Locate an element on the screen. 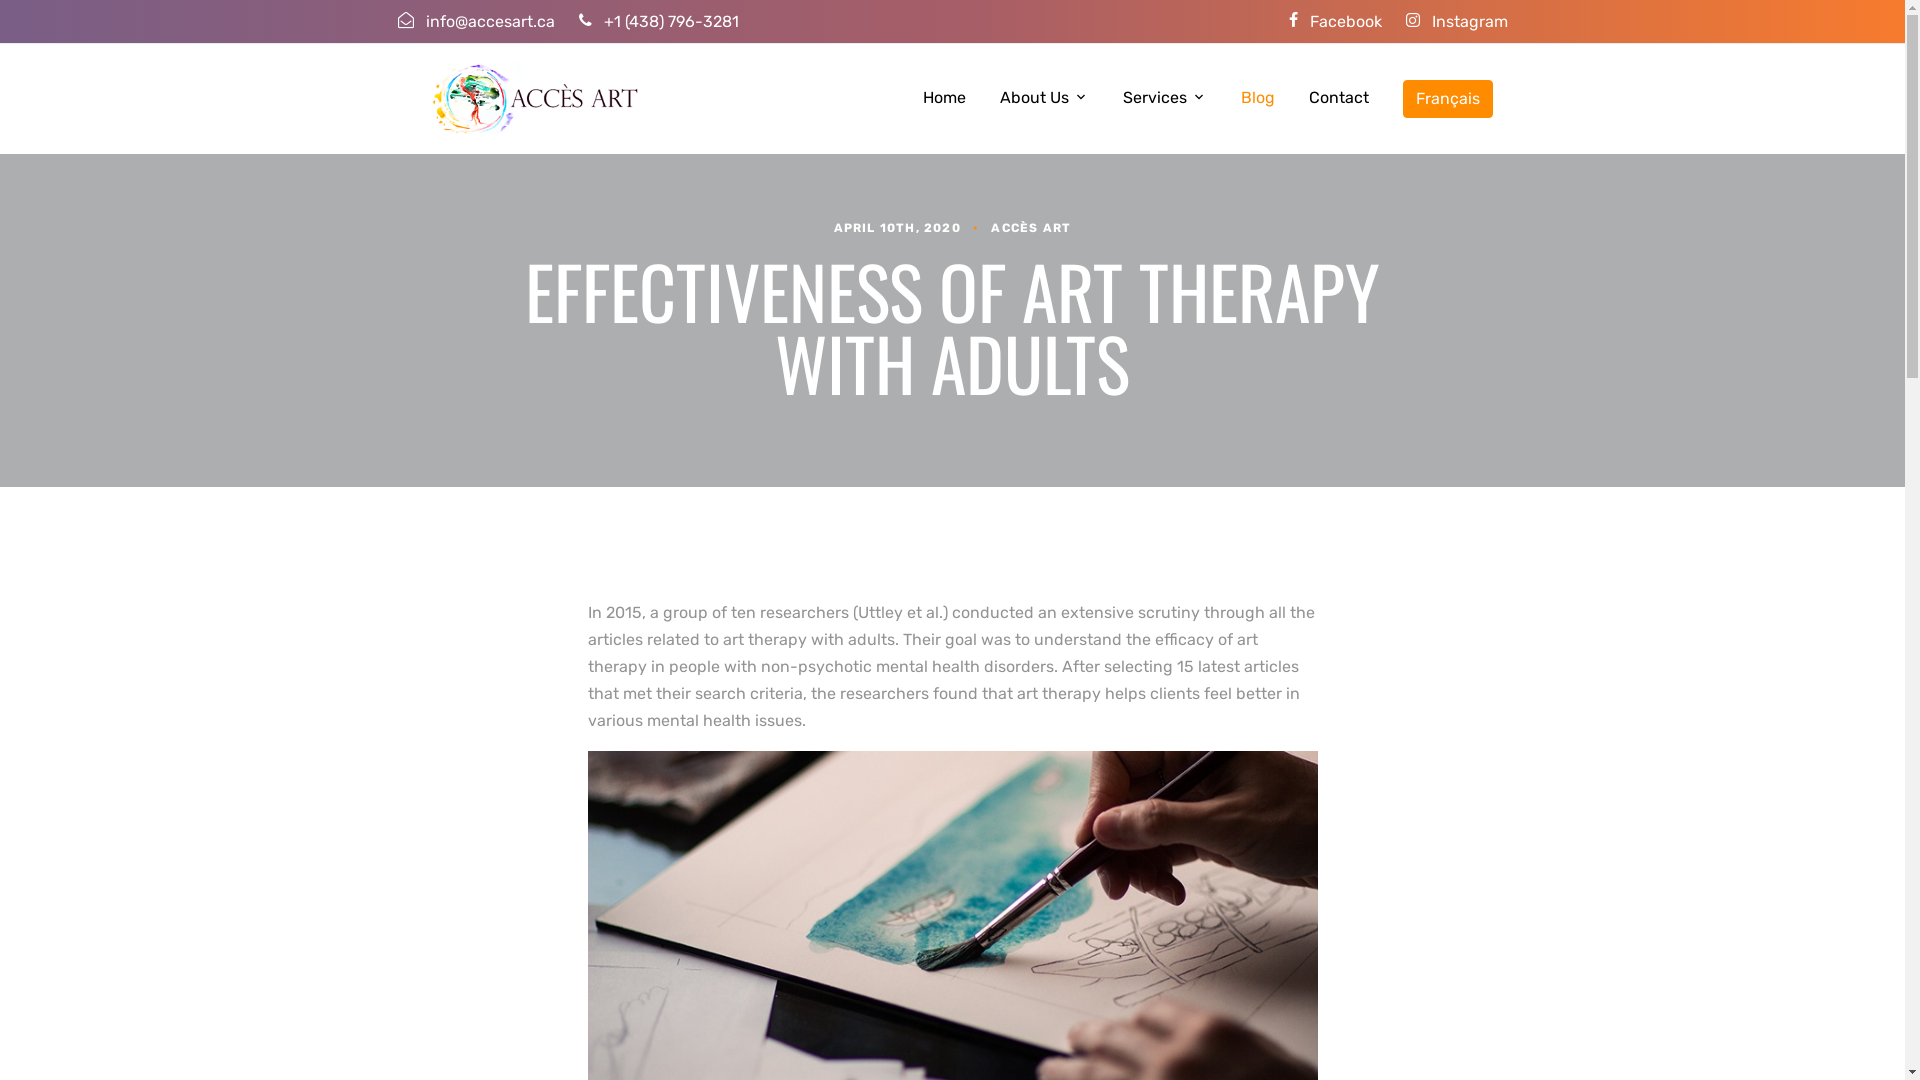  'Services' is located at coordinates (1122, 97).